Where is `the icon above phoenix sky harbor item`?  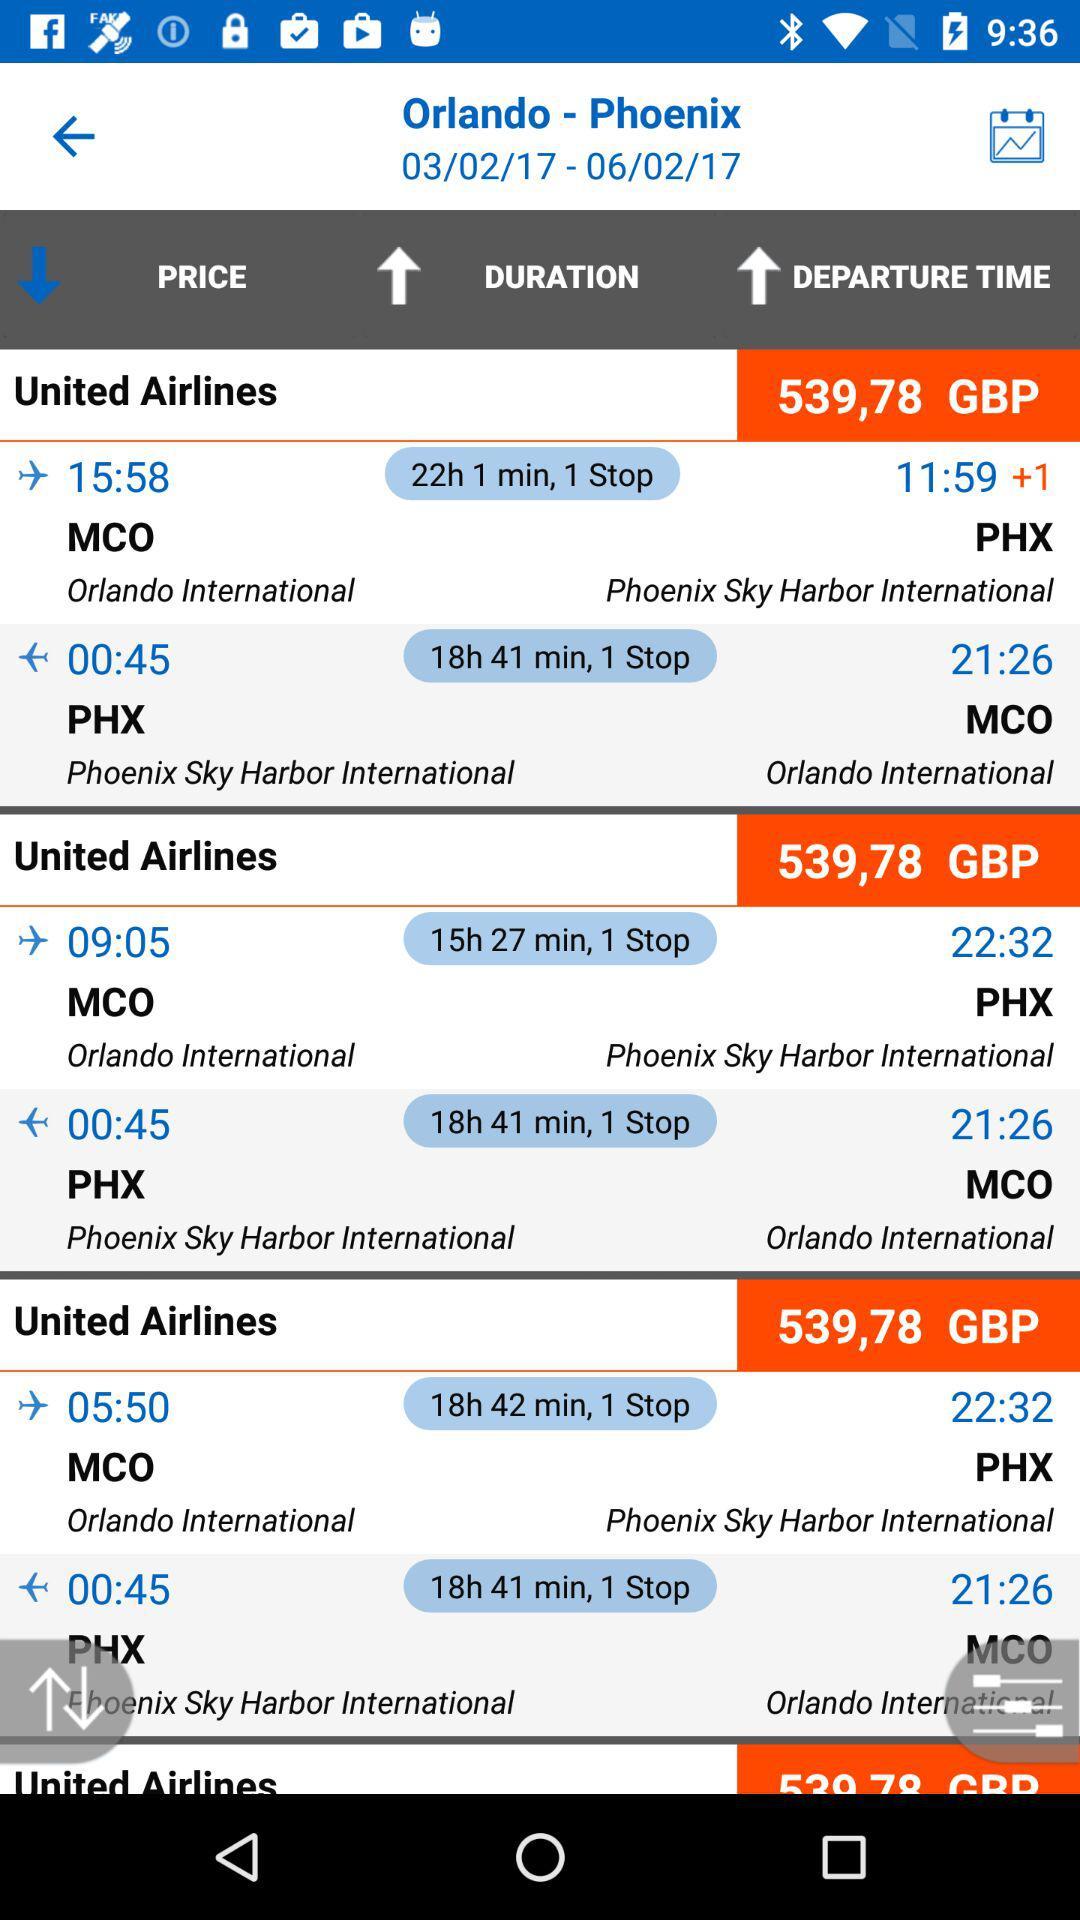 the icon above phoenix sky harbor item is located at coordinates (33, 749).